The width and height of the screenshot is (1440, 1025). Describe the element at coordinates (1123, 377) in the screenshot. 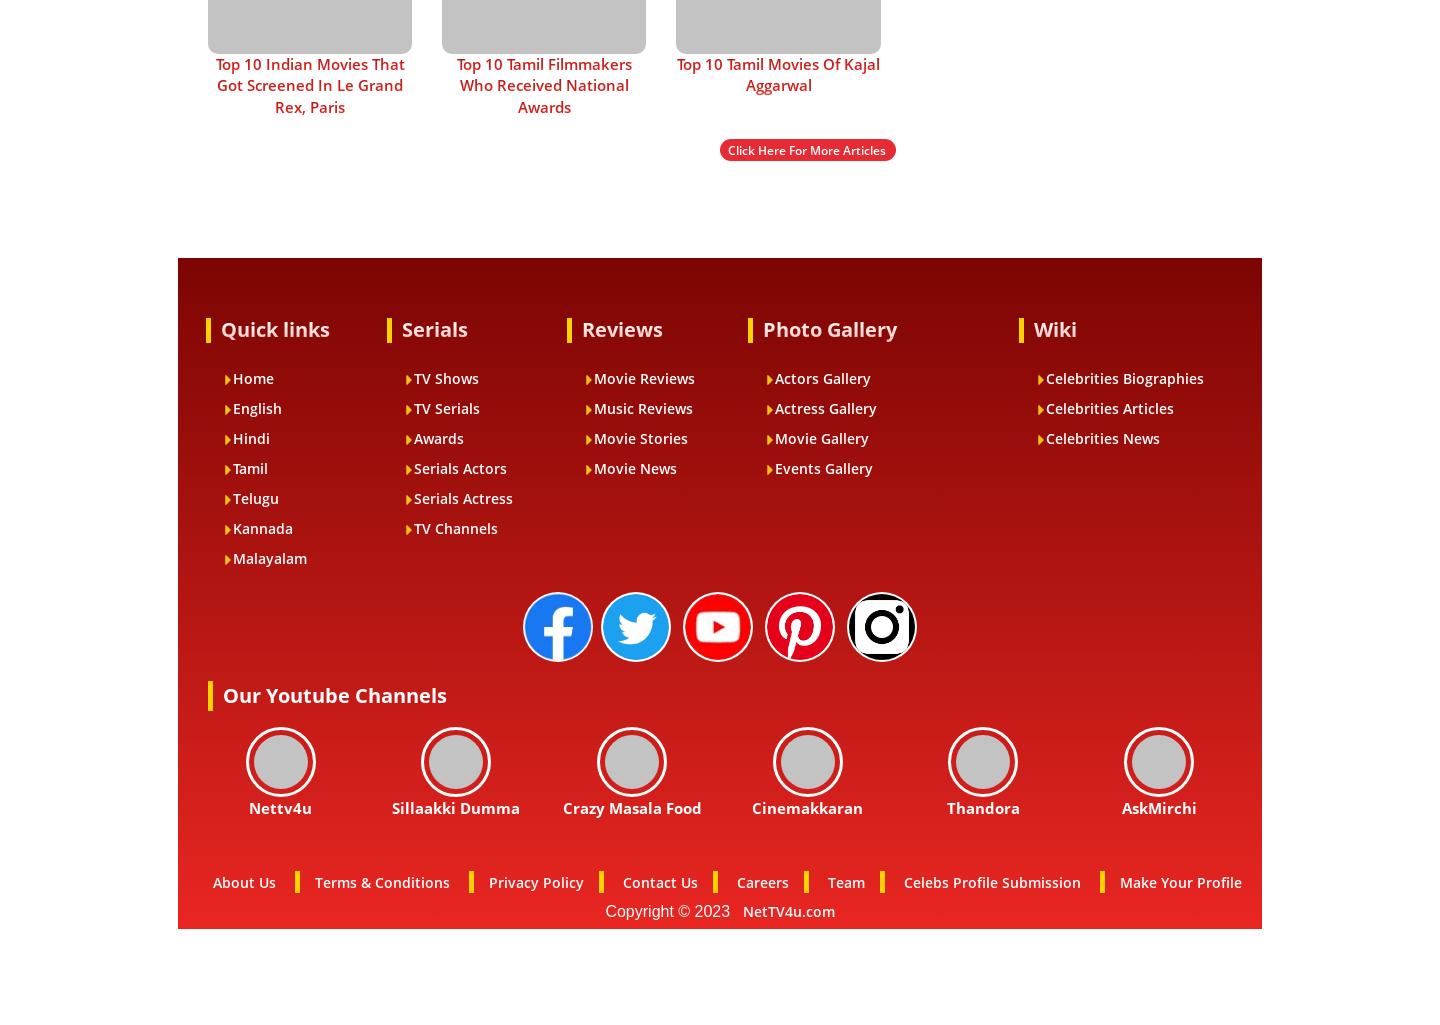

I see `'Celebrities
                                            Biographies'` at that location.